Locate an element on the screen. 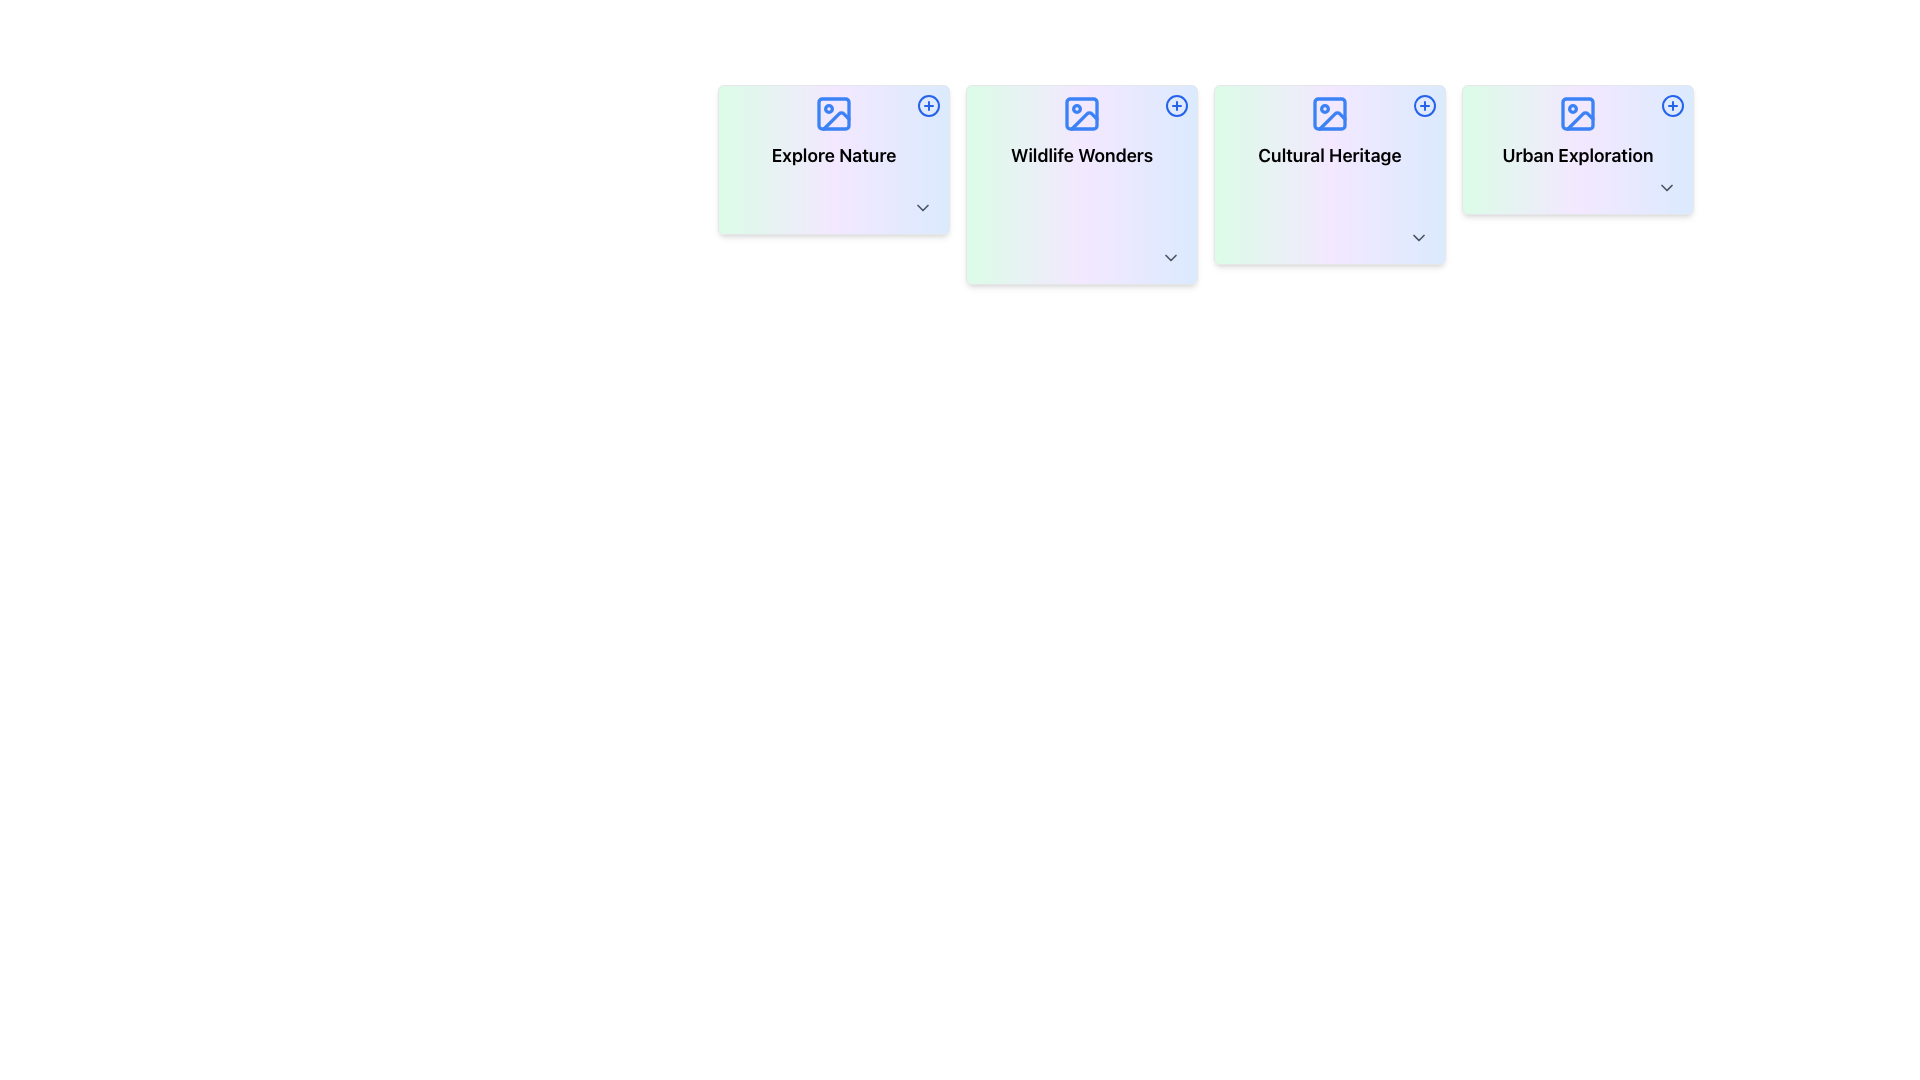 The width and height of the screenshot is (1920, 1080). the decorative rectangle within the SVG graphic located at the top-center of the 'Explore Nature' card is located at coordinates (834, 114).